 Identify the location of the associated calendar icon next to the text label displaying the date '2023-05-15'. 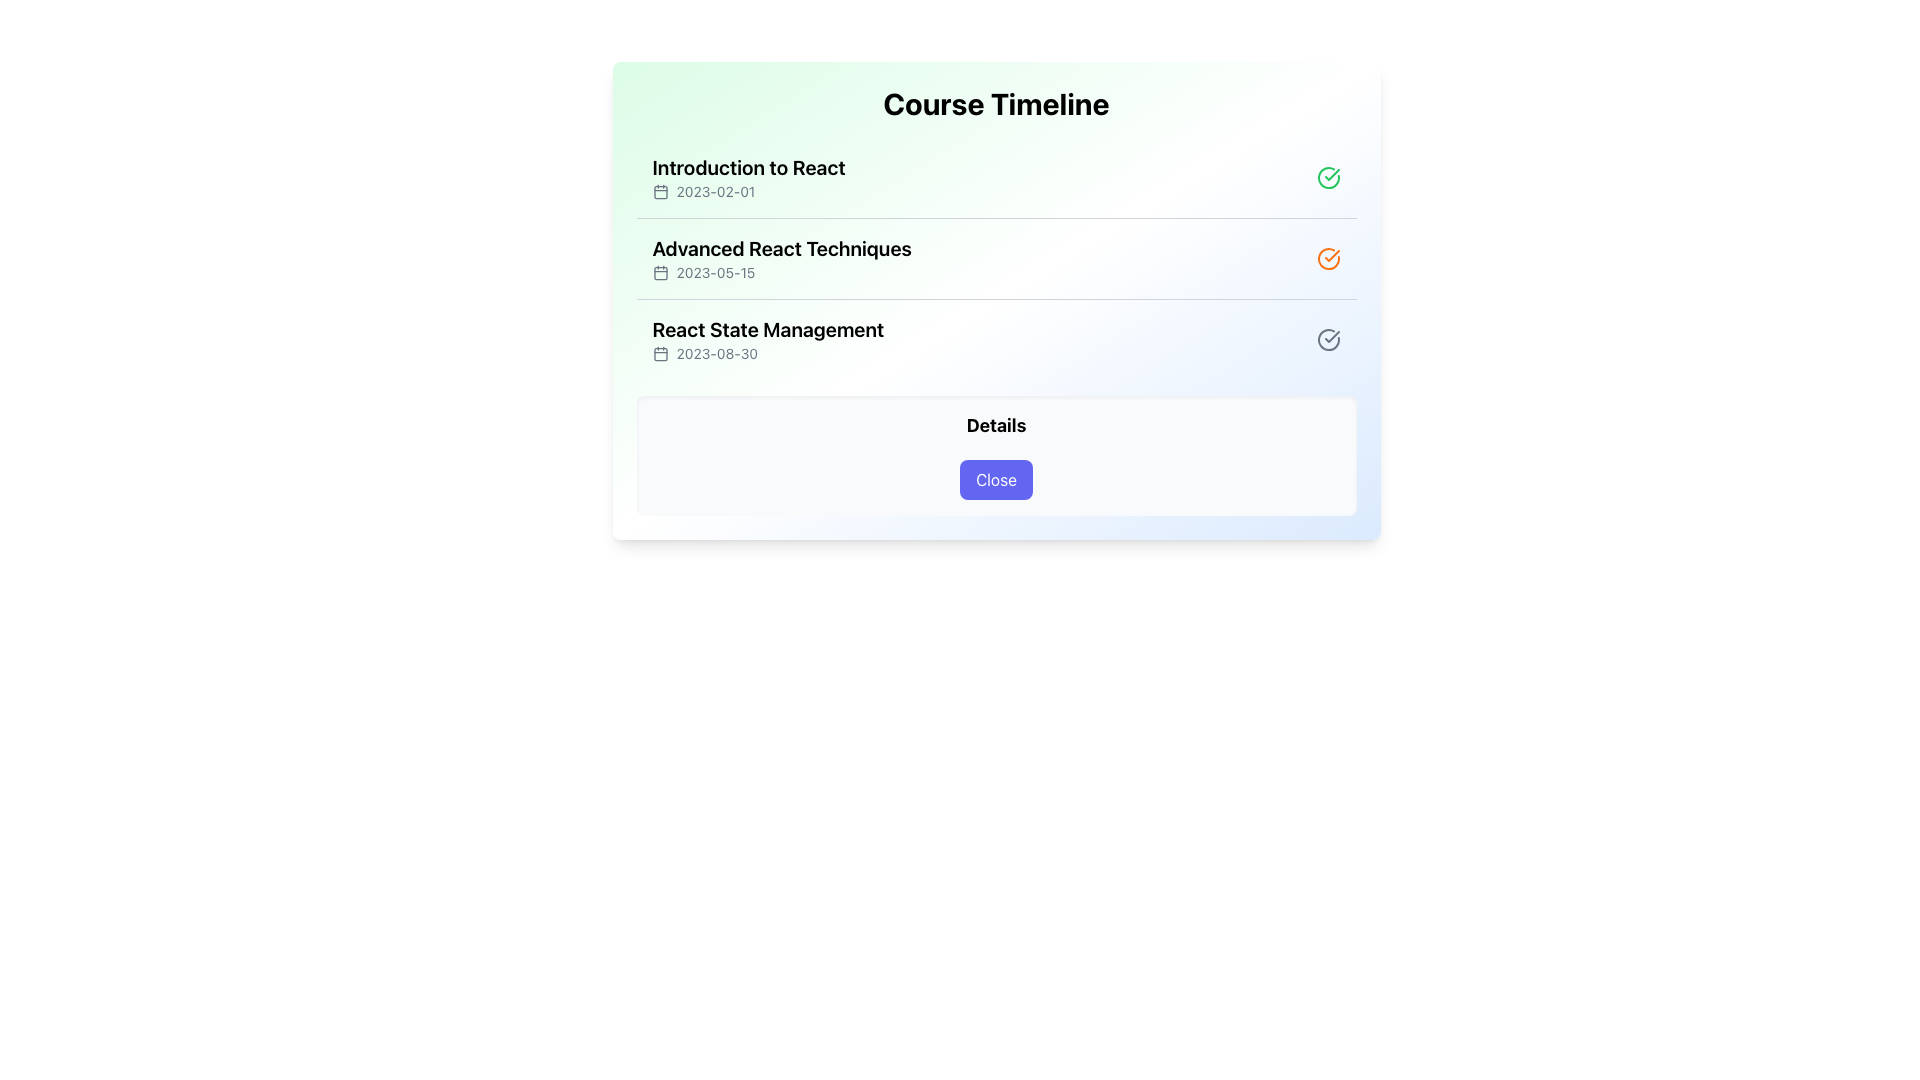
(781, 273).